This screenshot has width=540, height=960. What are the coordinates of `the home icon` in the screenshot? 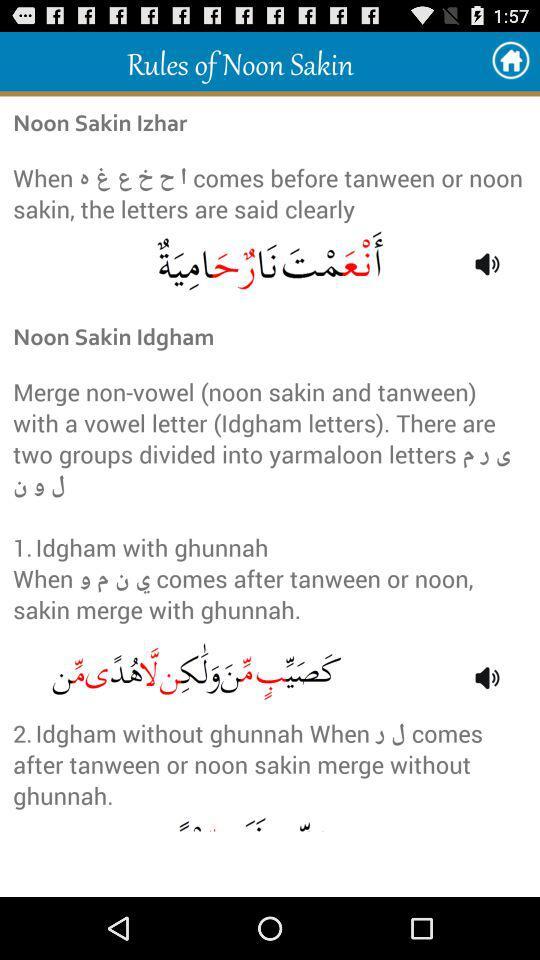 It's located at (510, 65).